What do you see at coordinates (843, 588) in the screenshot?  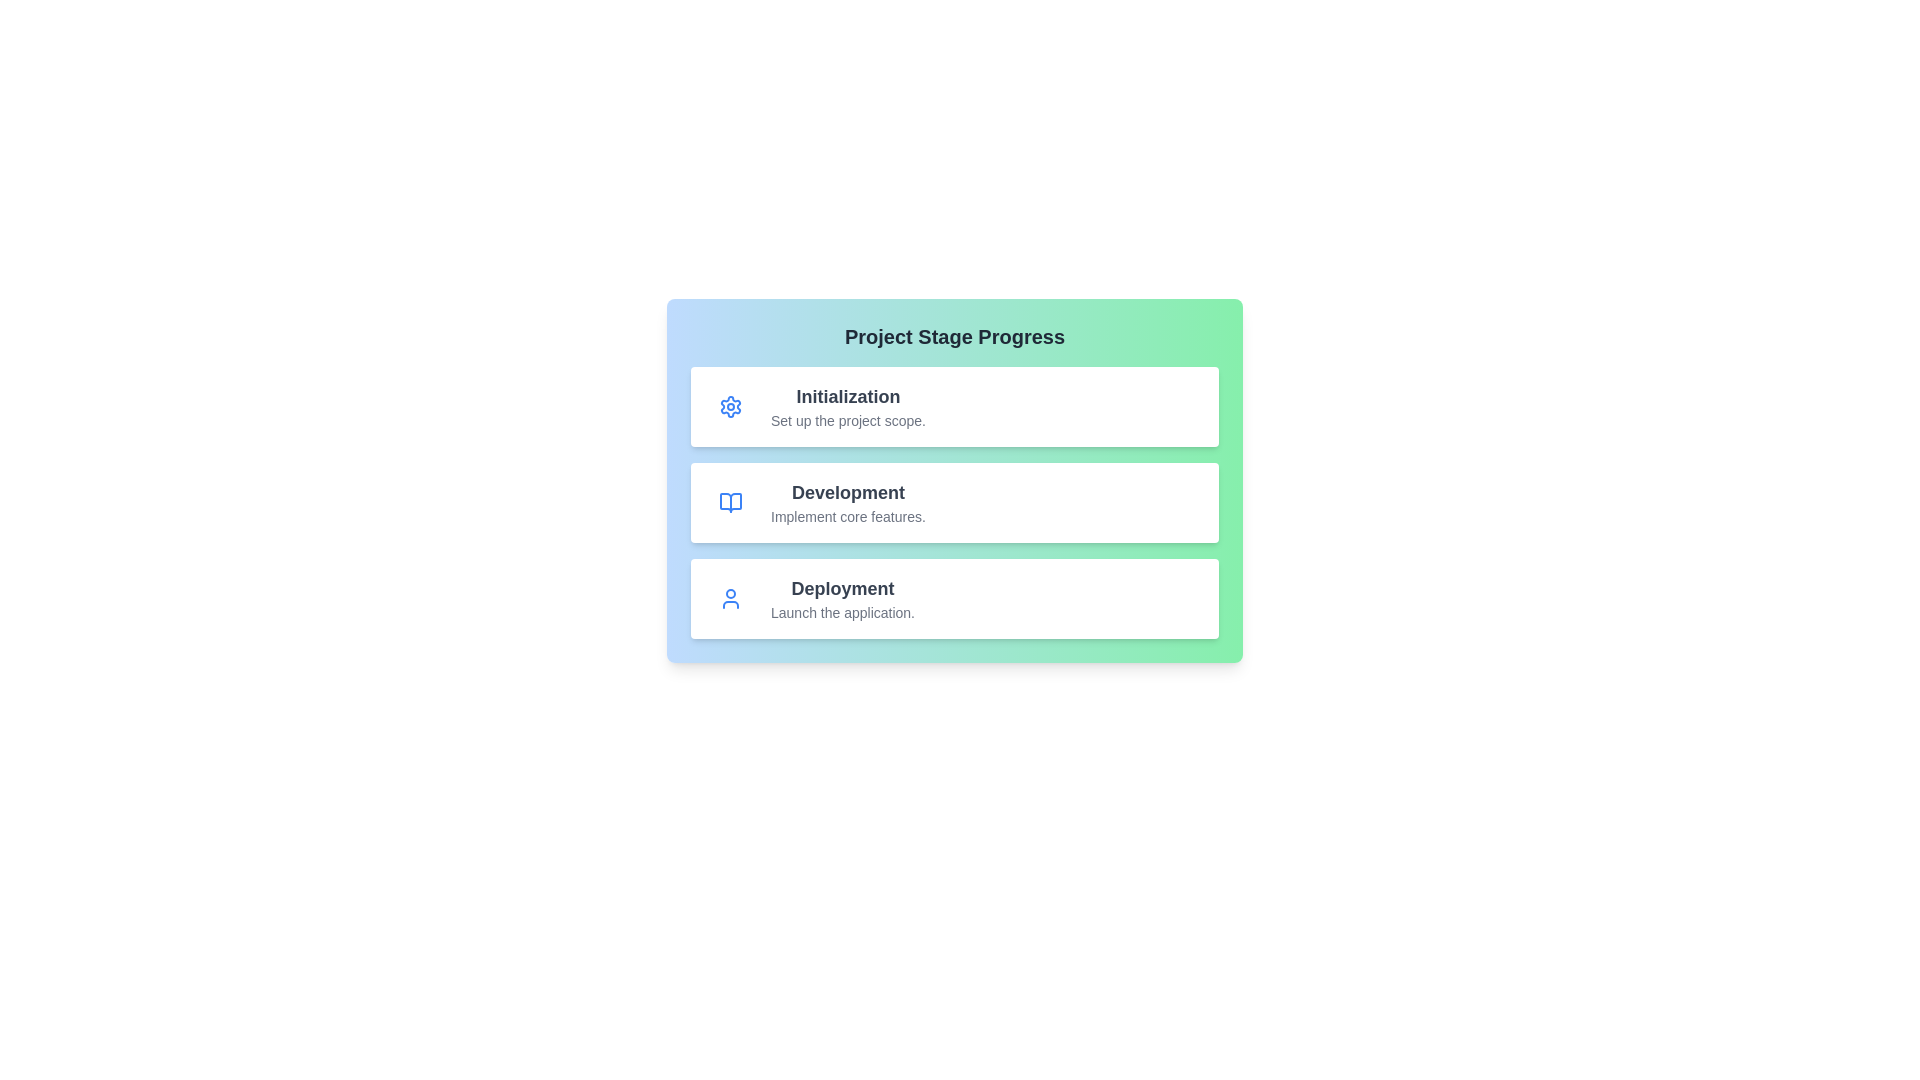 I see `text label 'Deployment' displayed in bold and dark gray color, located at the top of a card in a multistage process interface` at bounding box center [843, 588].